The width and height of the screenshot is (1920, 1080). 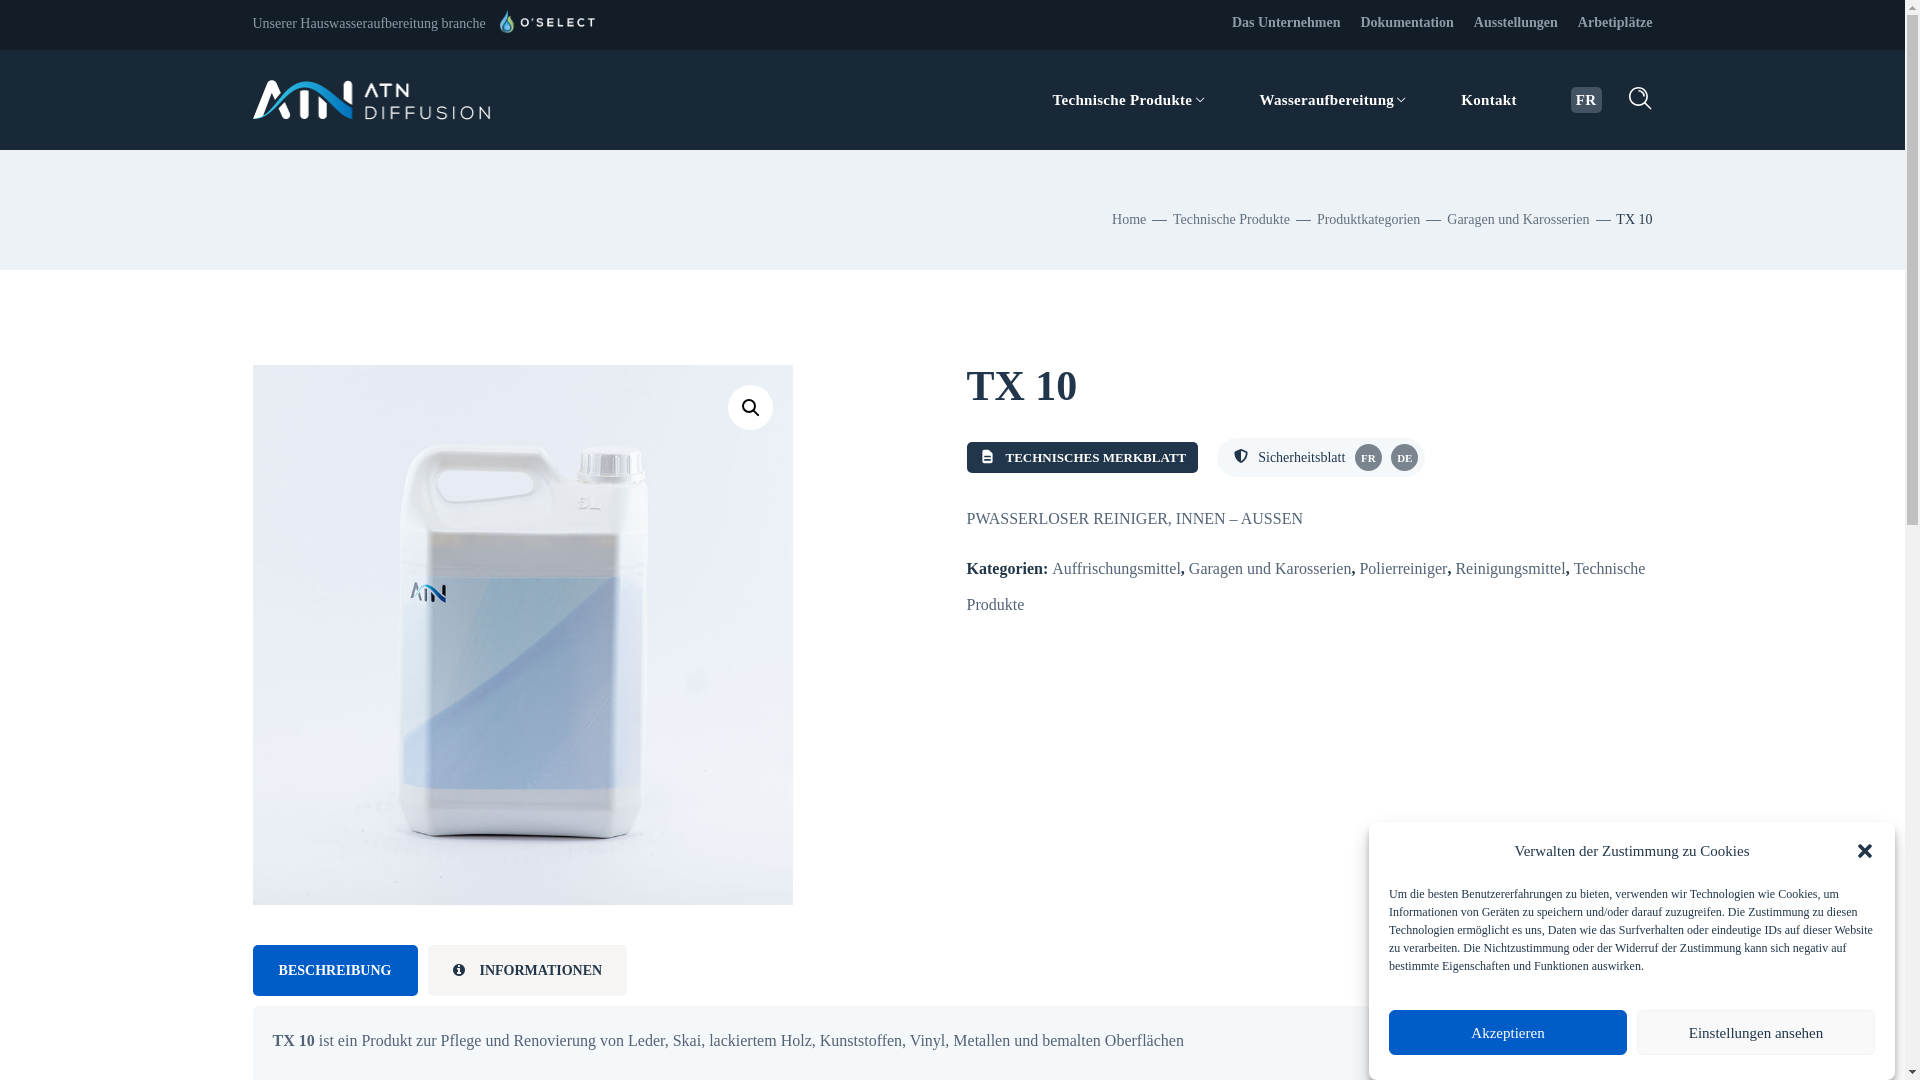 I want to click on 'Home', so click(x=1128, y=219).